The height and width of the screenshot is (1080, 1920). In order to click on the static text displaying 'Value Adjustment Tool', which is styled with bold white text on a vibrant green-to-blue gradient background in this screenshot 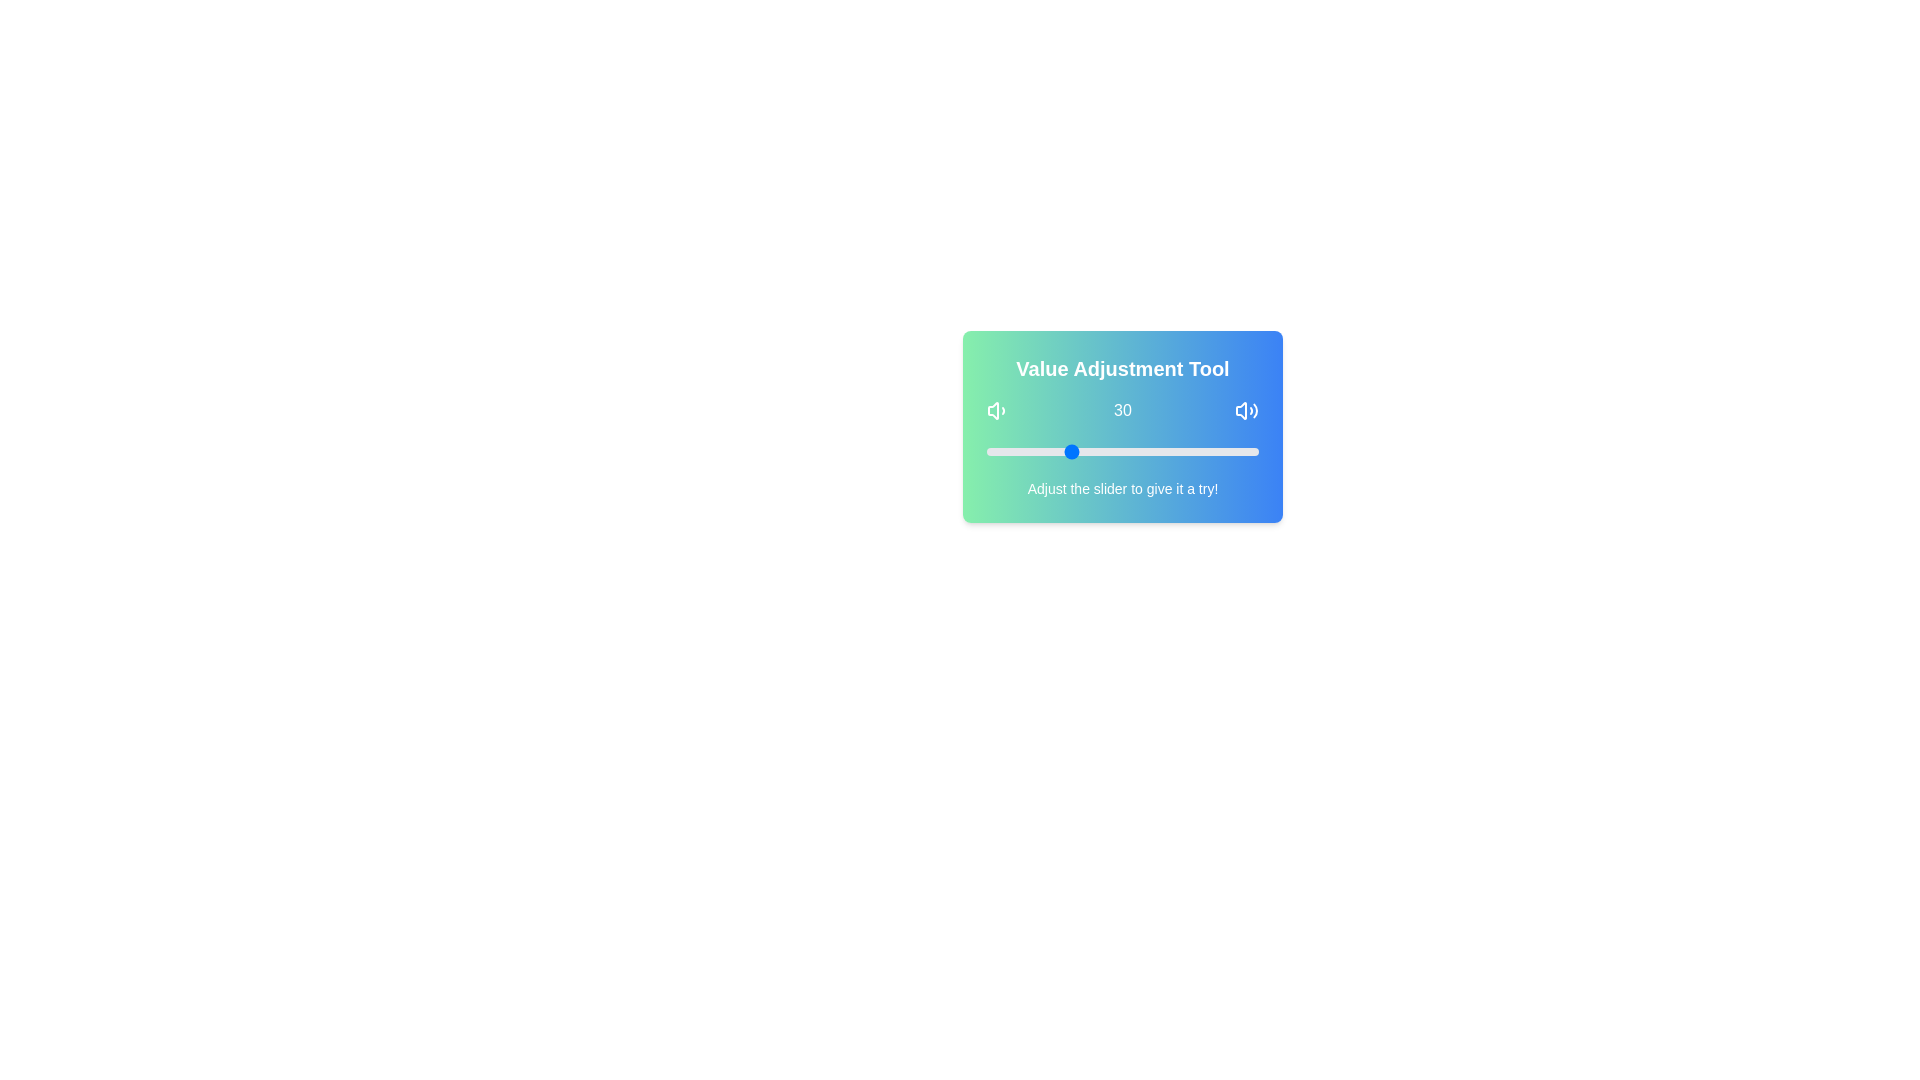, I will do `click(1123, 369)`.